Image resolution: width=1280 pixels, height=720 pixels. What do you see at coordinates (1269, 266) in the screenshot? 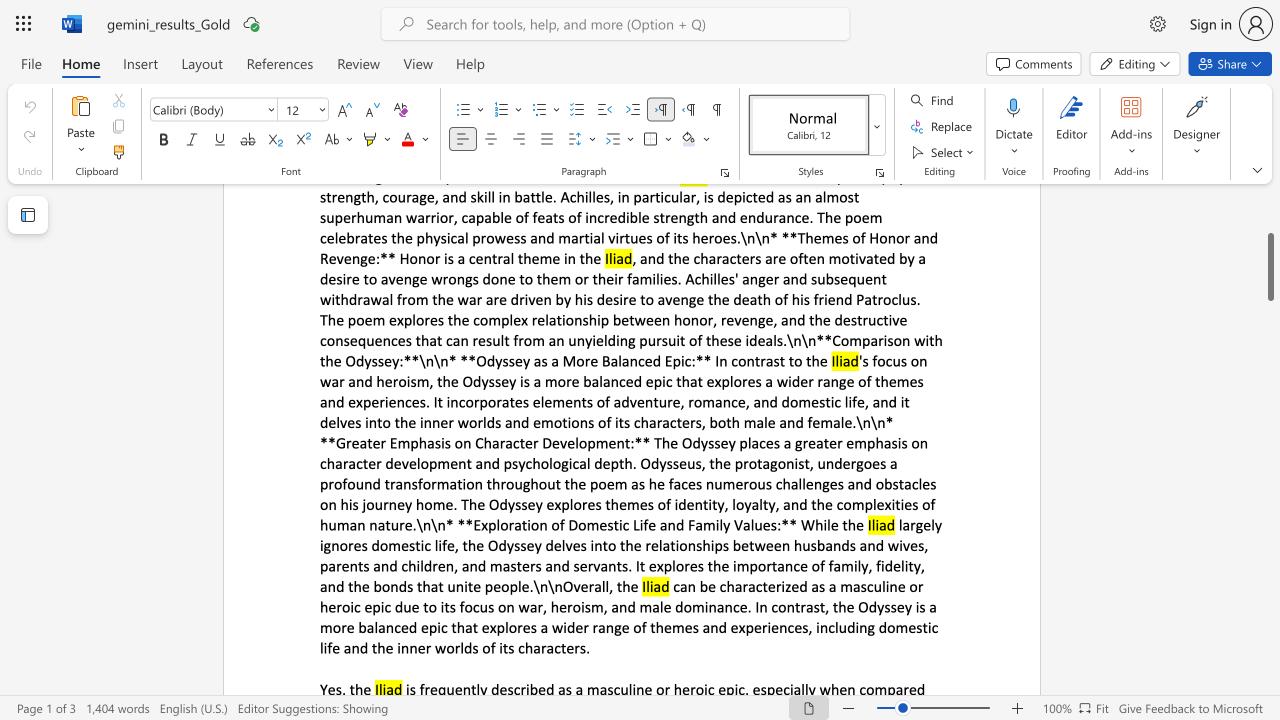
I see `the scrollbar and move down 700 pixels` at bounding box center [1269, 266].